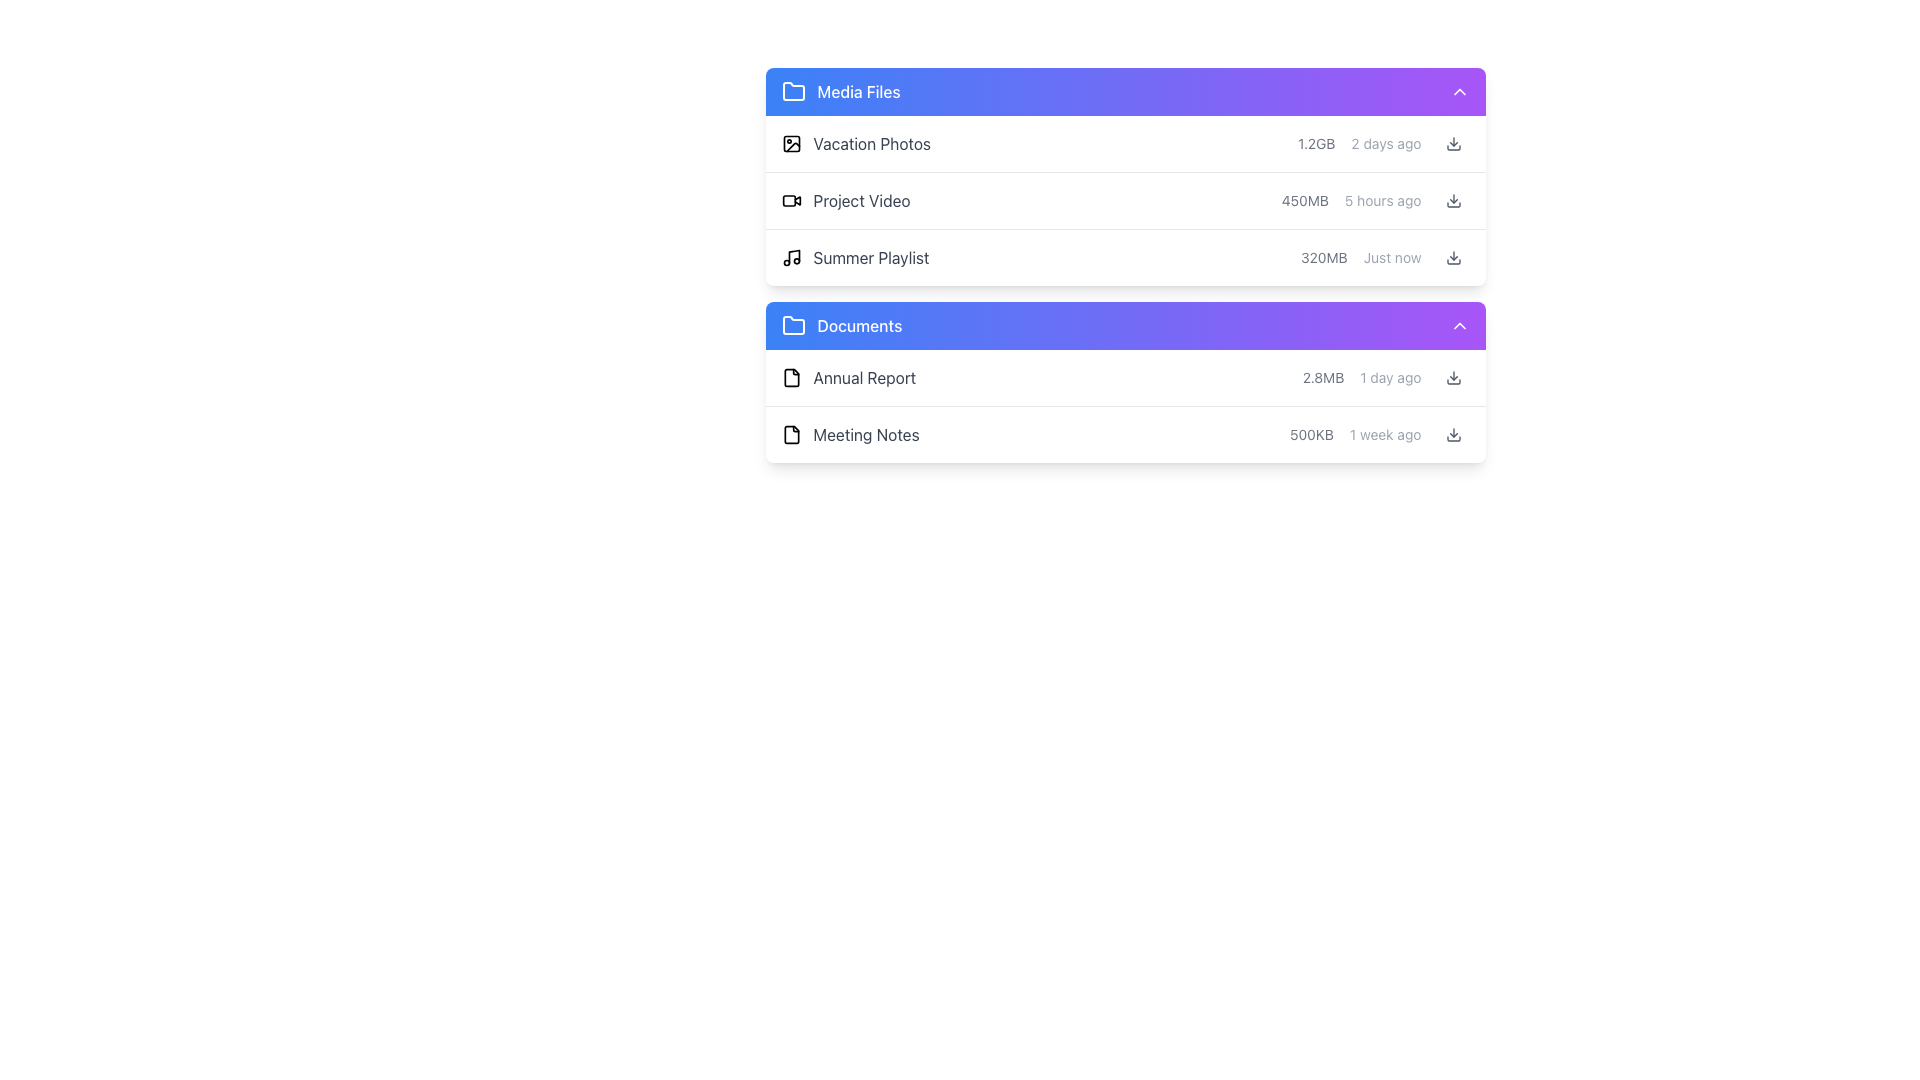 The image size is (1920, 1080). What do you see at coordinates (859, 325) in the screenshot?
I see `text label indicating the content category as 'Documents' located next to the folder icon in the file management interface` at bounding box center [859, 325].